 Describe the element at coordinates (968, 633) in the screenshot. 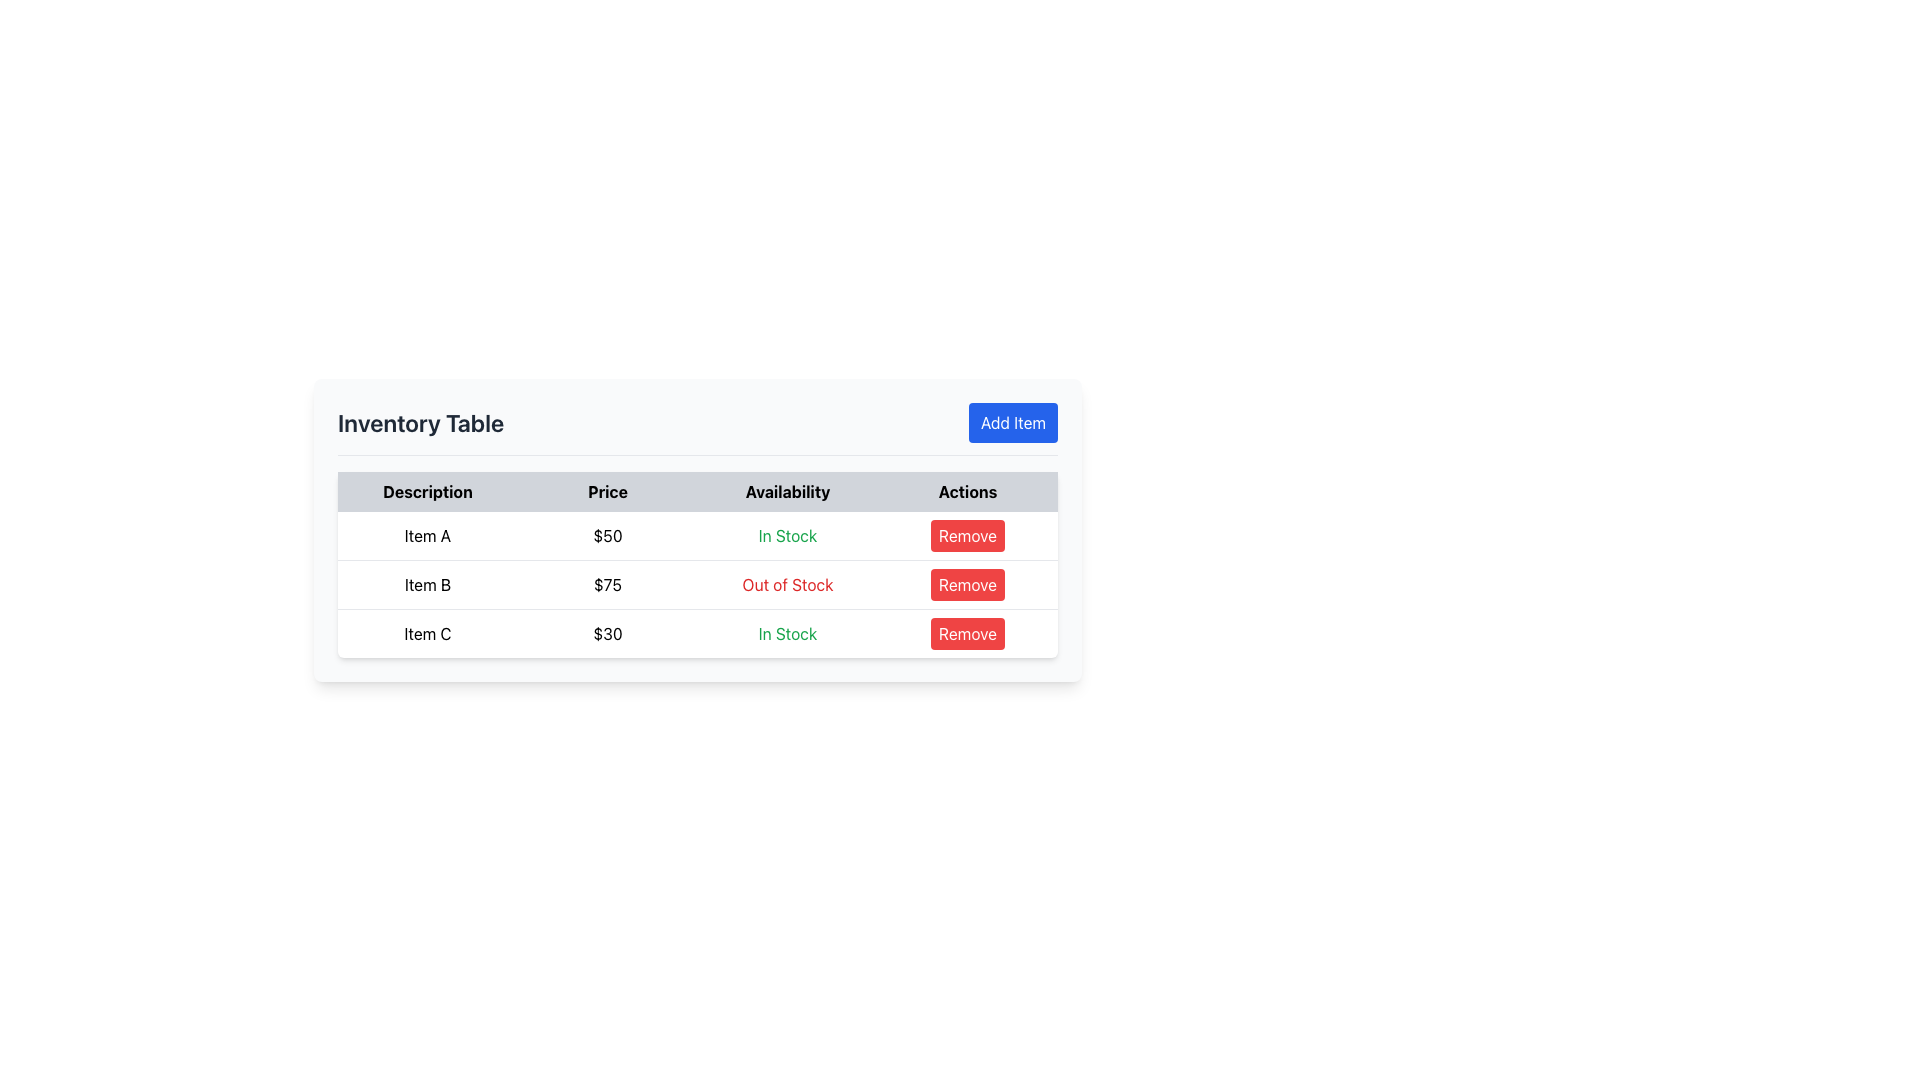

I see `the 'Remove' button associated with 'Item C' priced at $30 in the inventory table` at that location.